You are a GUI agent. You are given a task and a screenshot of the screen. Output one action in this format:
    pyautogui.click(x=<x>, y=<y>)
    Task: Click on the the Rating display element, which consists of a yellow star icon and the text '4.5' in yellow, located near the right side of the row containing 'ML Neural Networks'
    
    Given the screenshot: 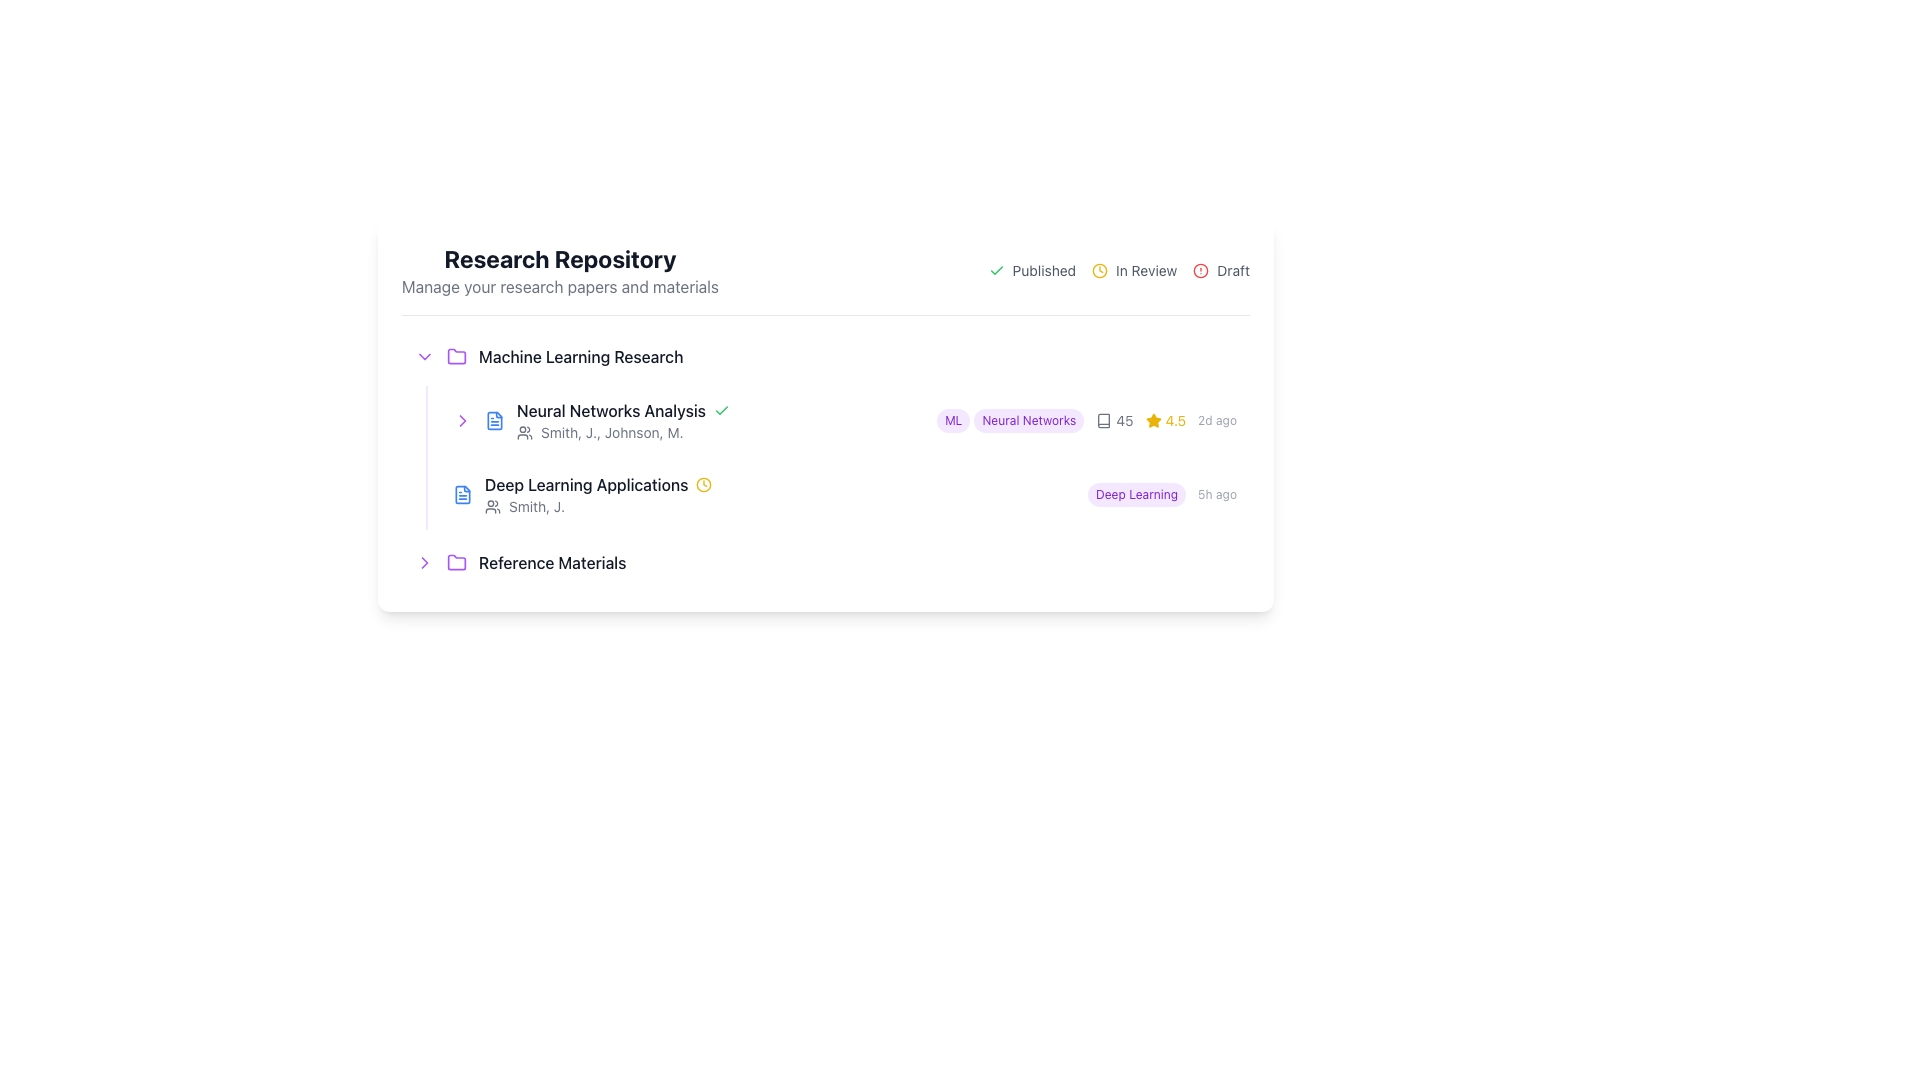 What is the action you would take?
    pyautogui.click(x=1165, y=419)
    